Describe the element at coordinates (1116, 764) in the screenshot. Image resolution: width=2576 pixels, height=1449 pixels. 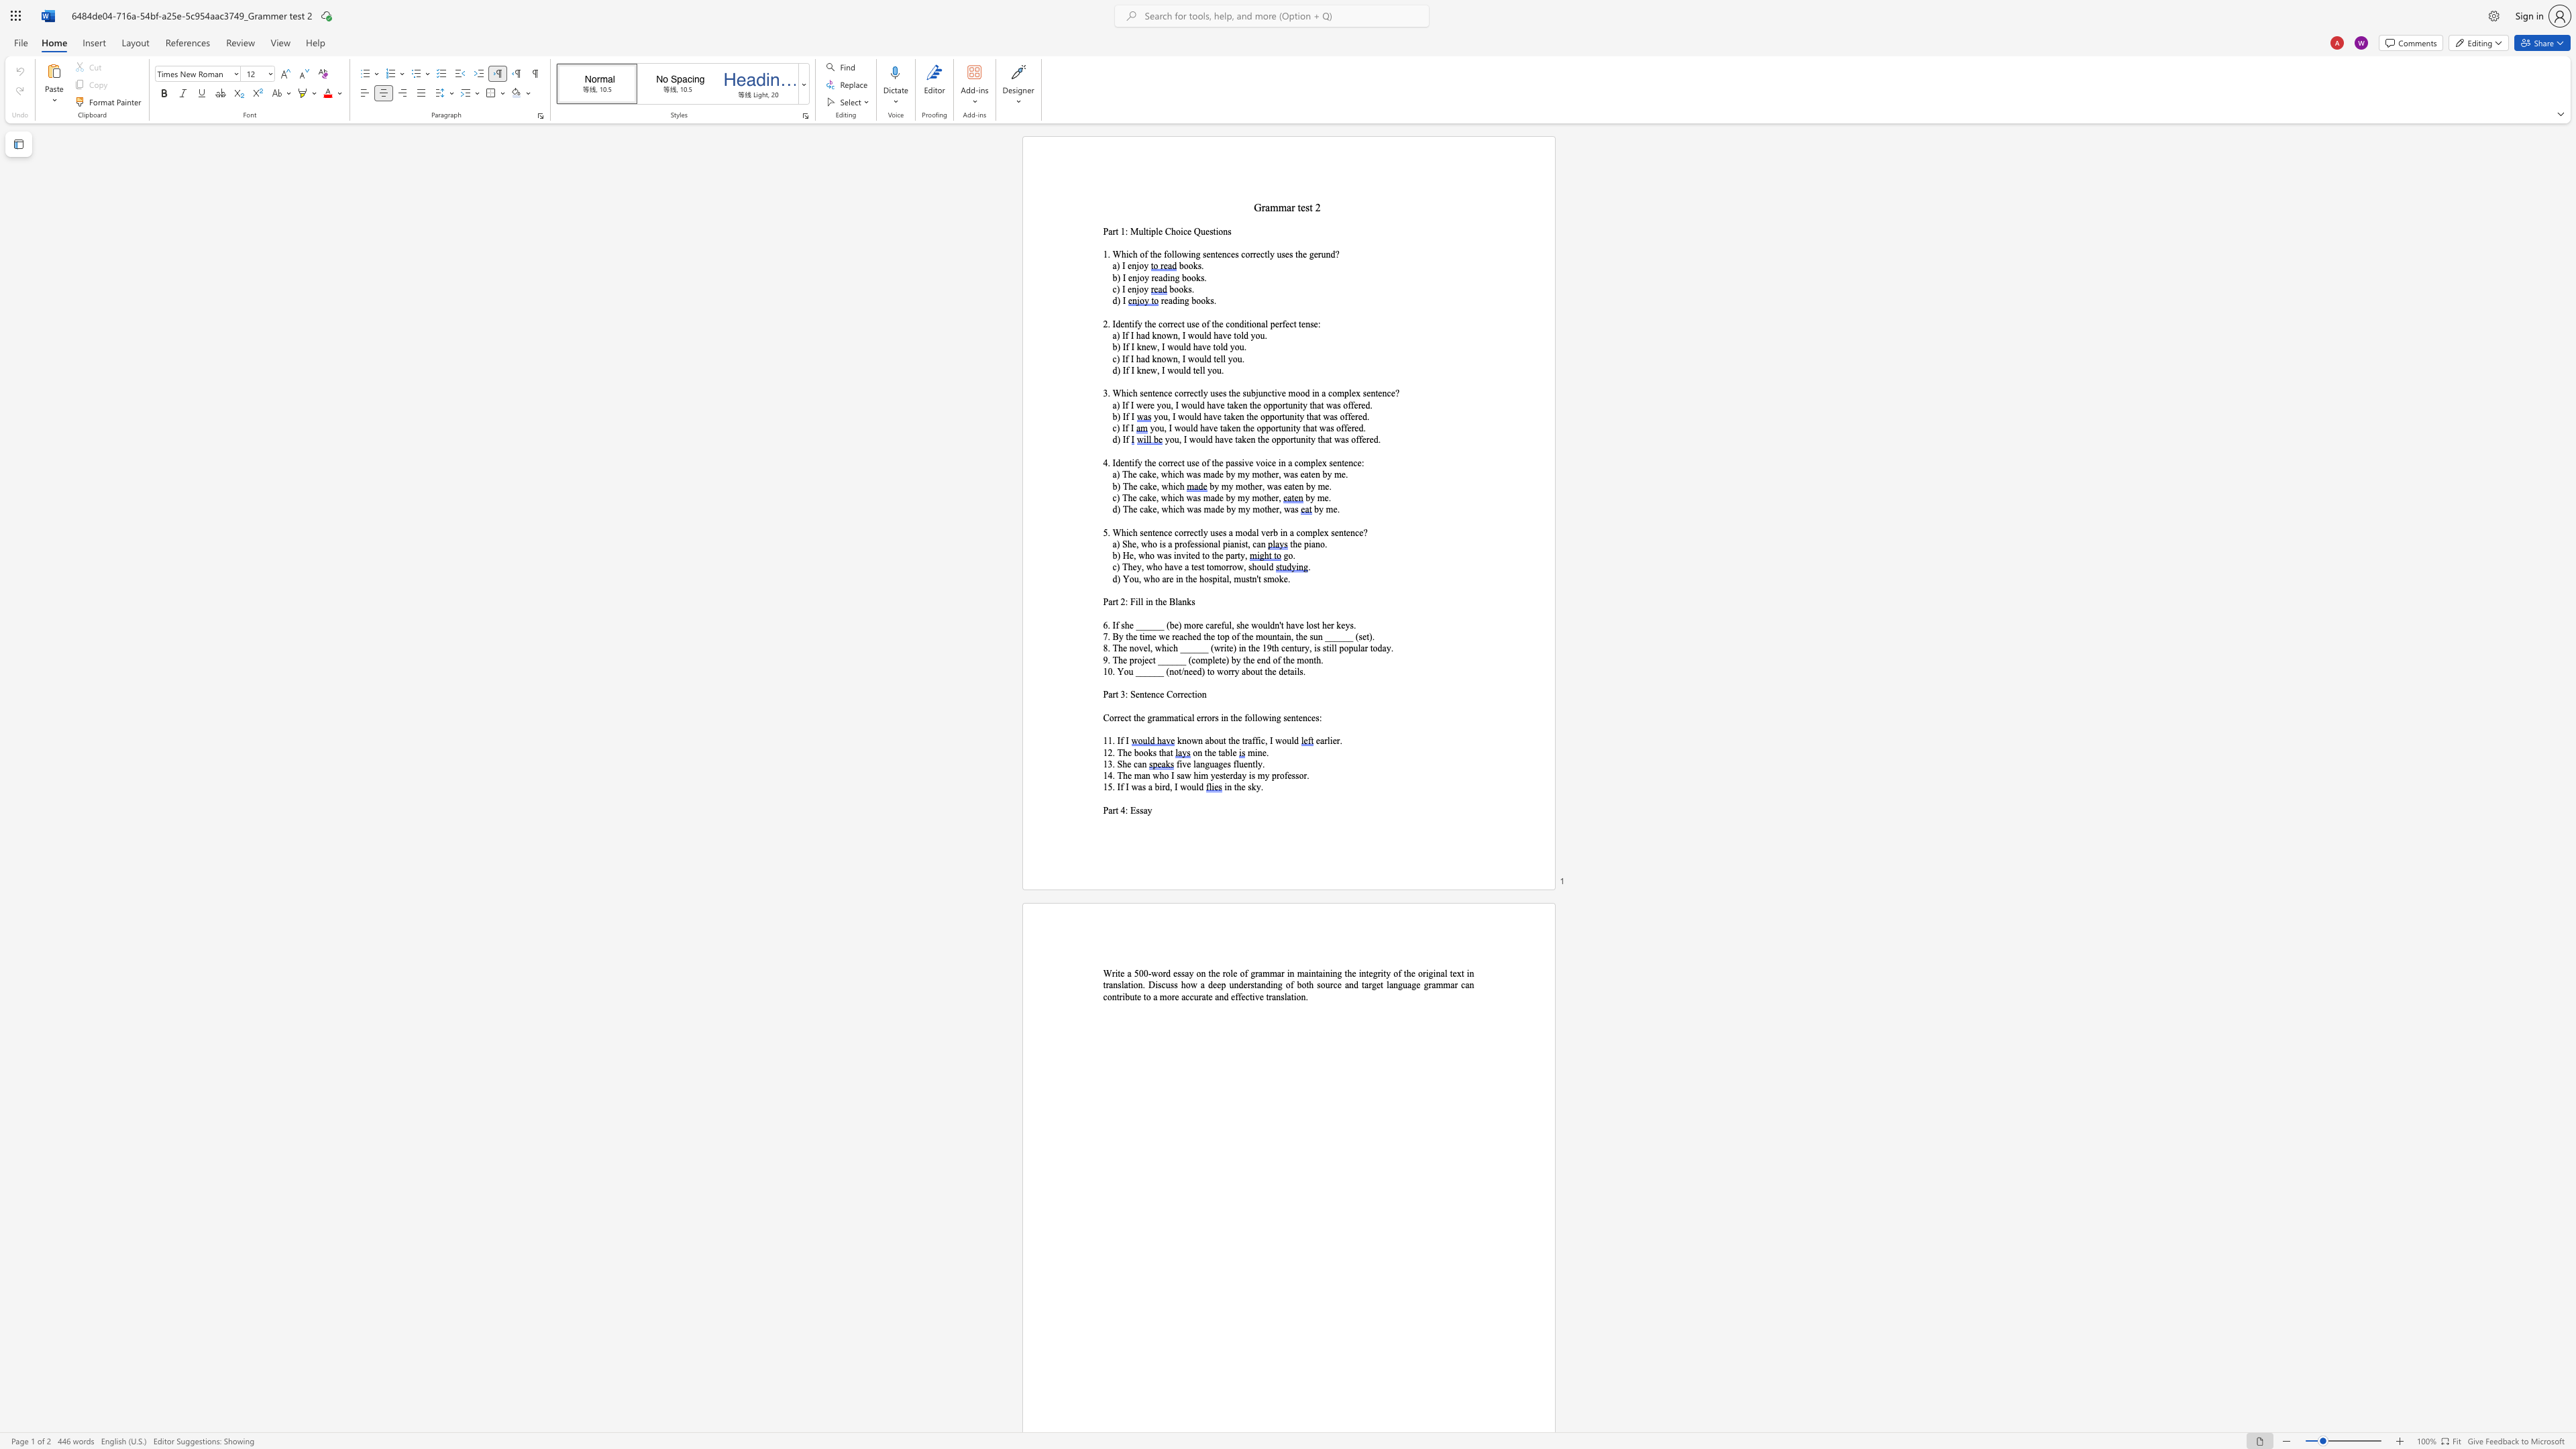
I see `the subset text "She" within the text "13. She can"` at that location.